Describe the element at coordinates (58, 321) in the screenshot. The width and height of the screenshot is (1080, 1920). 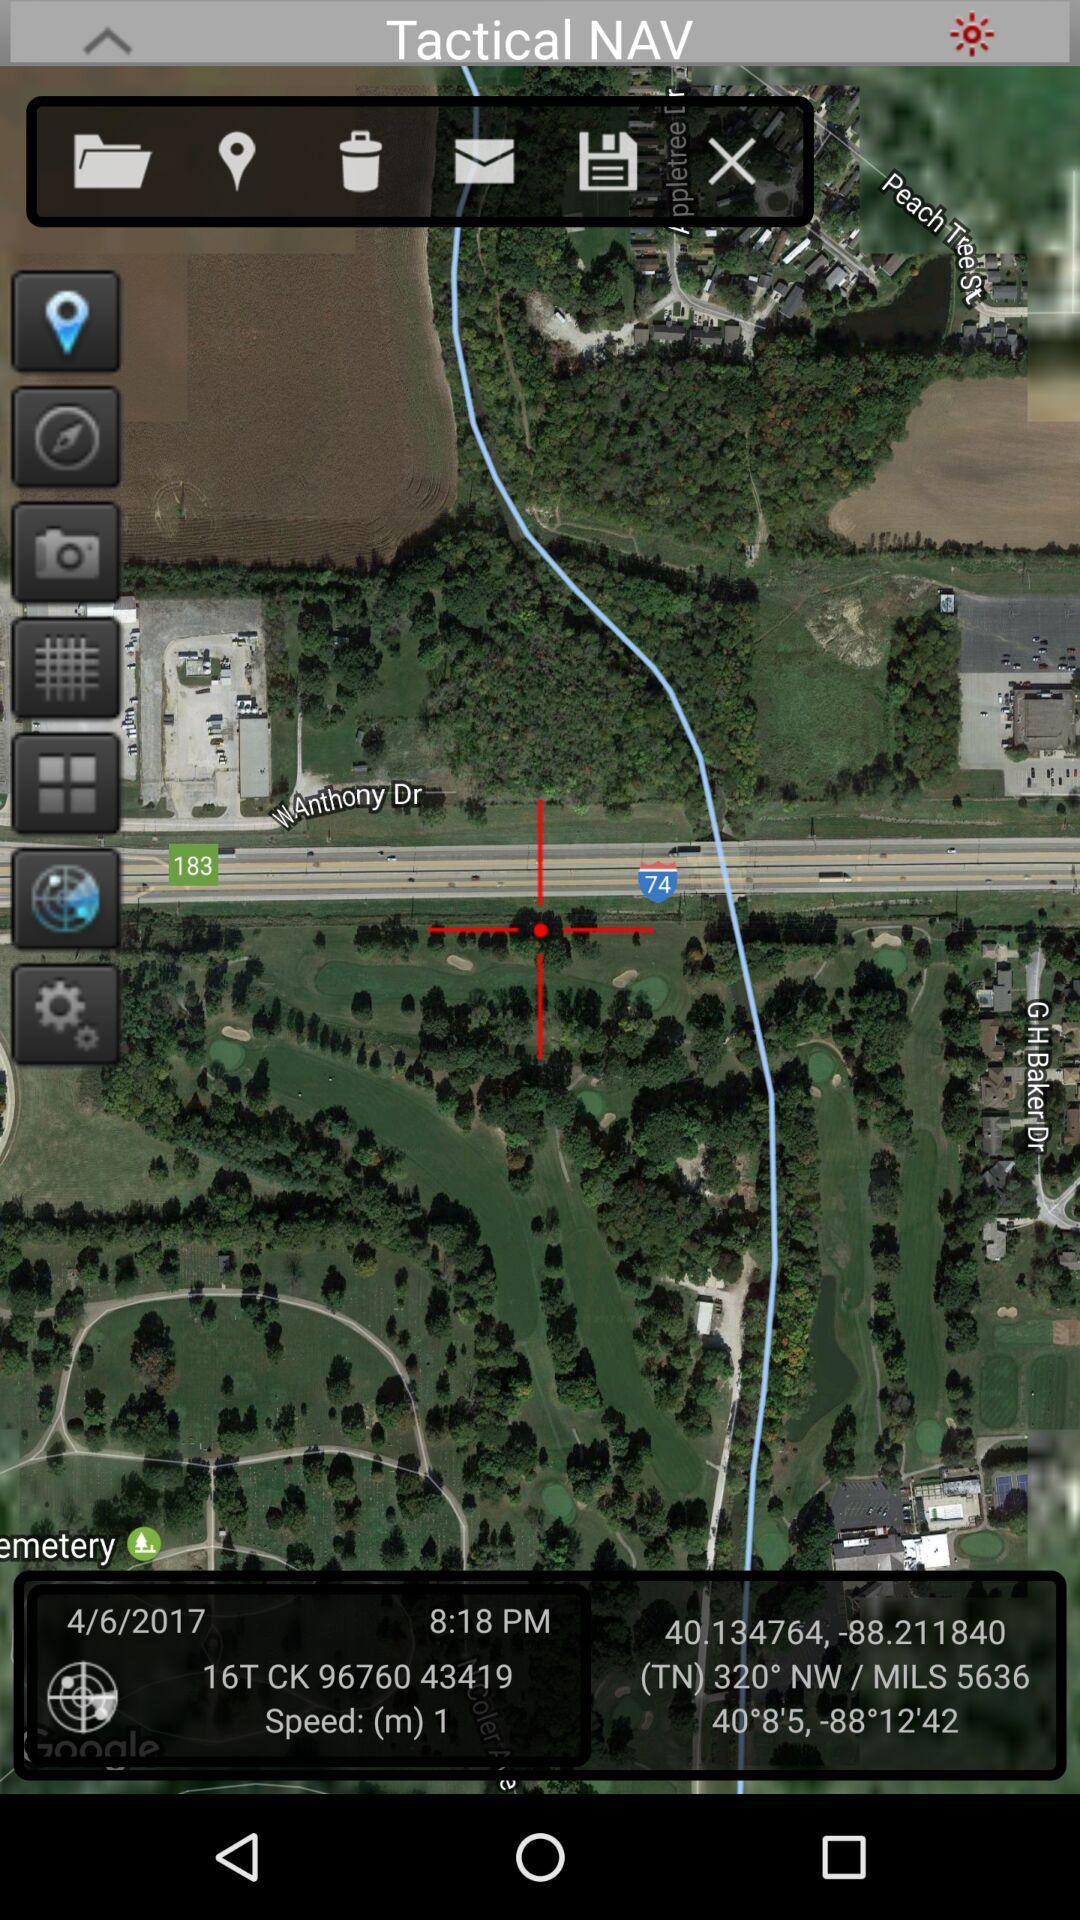
I see `location marker` at that location.